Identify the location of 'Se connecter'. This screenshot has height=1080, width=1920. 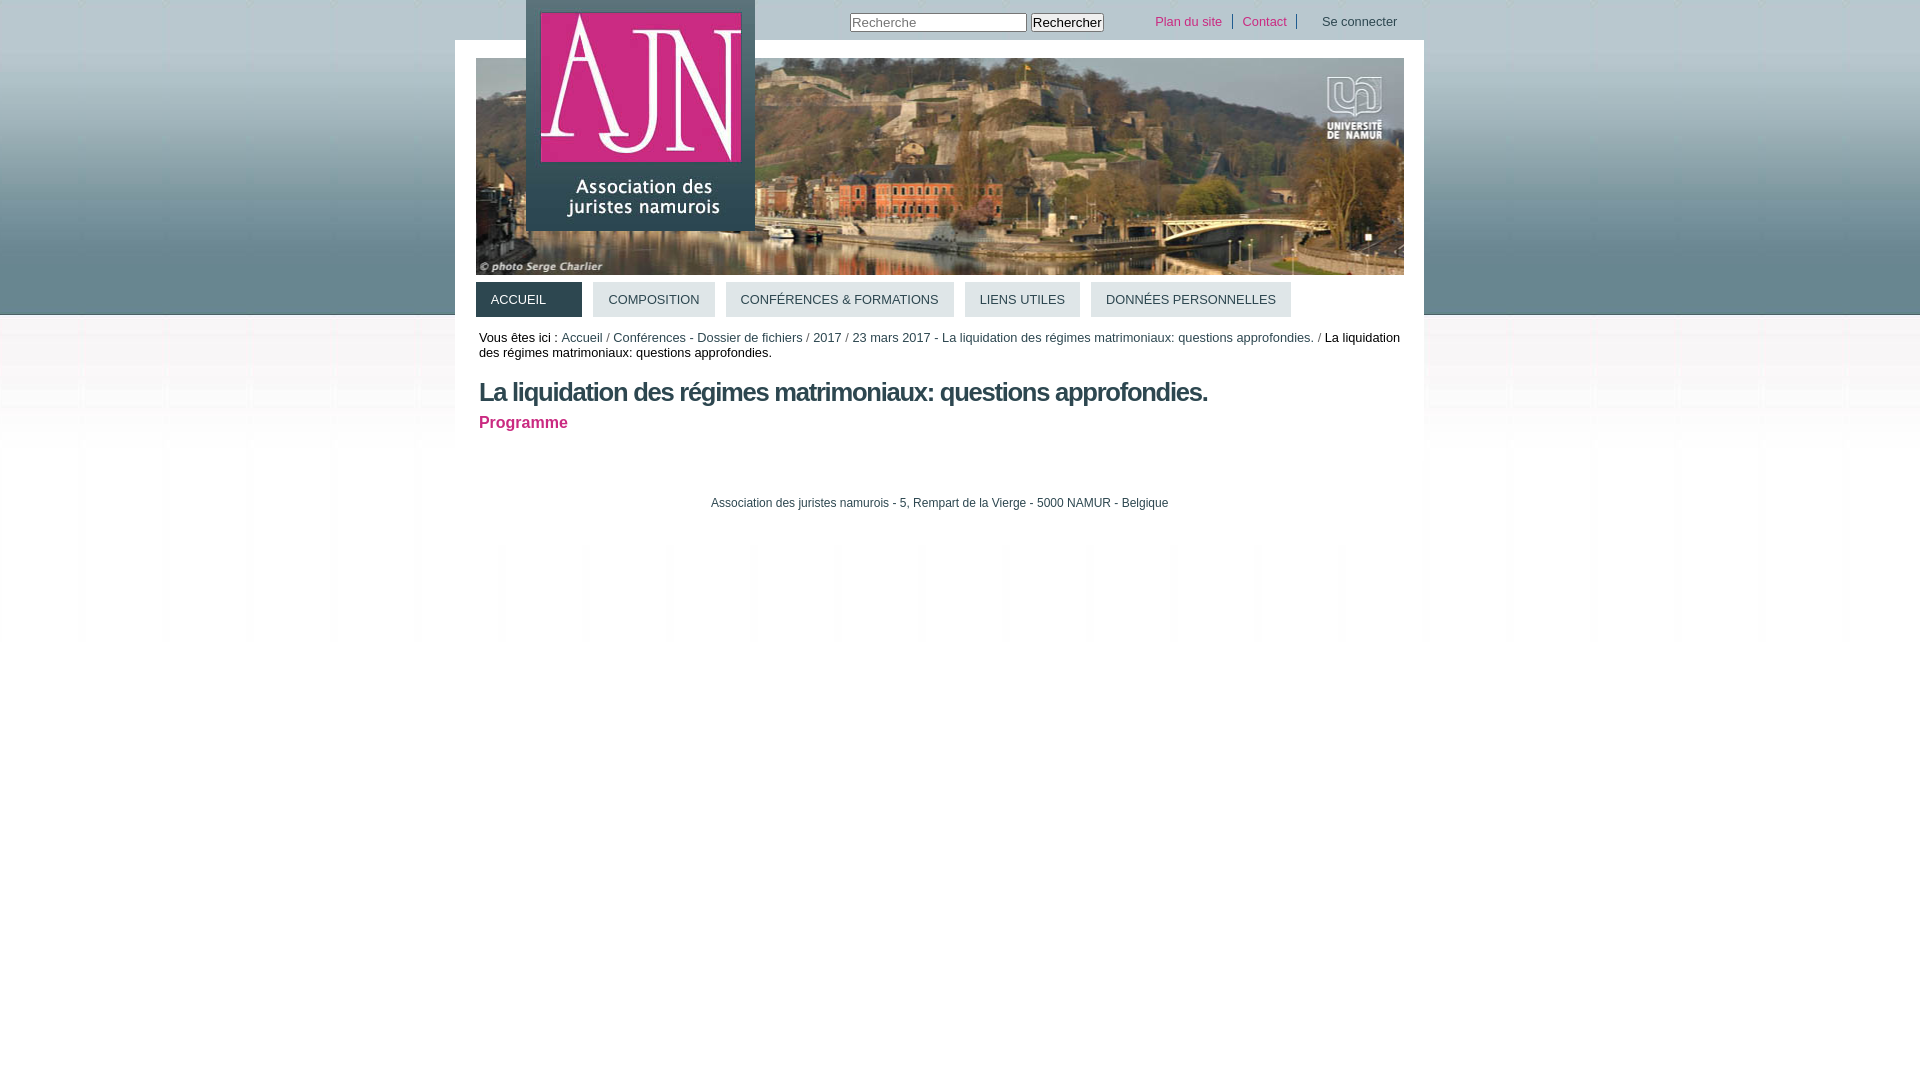
(1359, 21).